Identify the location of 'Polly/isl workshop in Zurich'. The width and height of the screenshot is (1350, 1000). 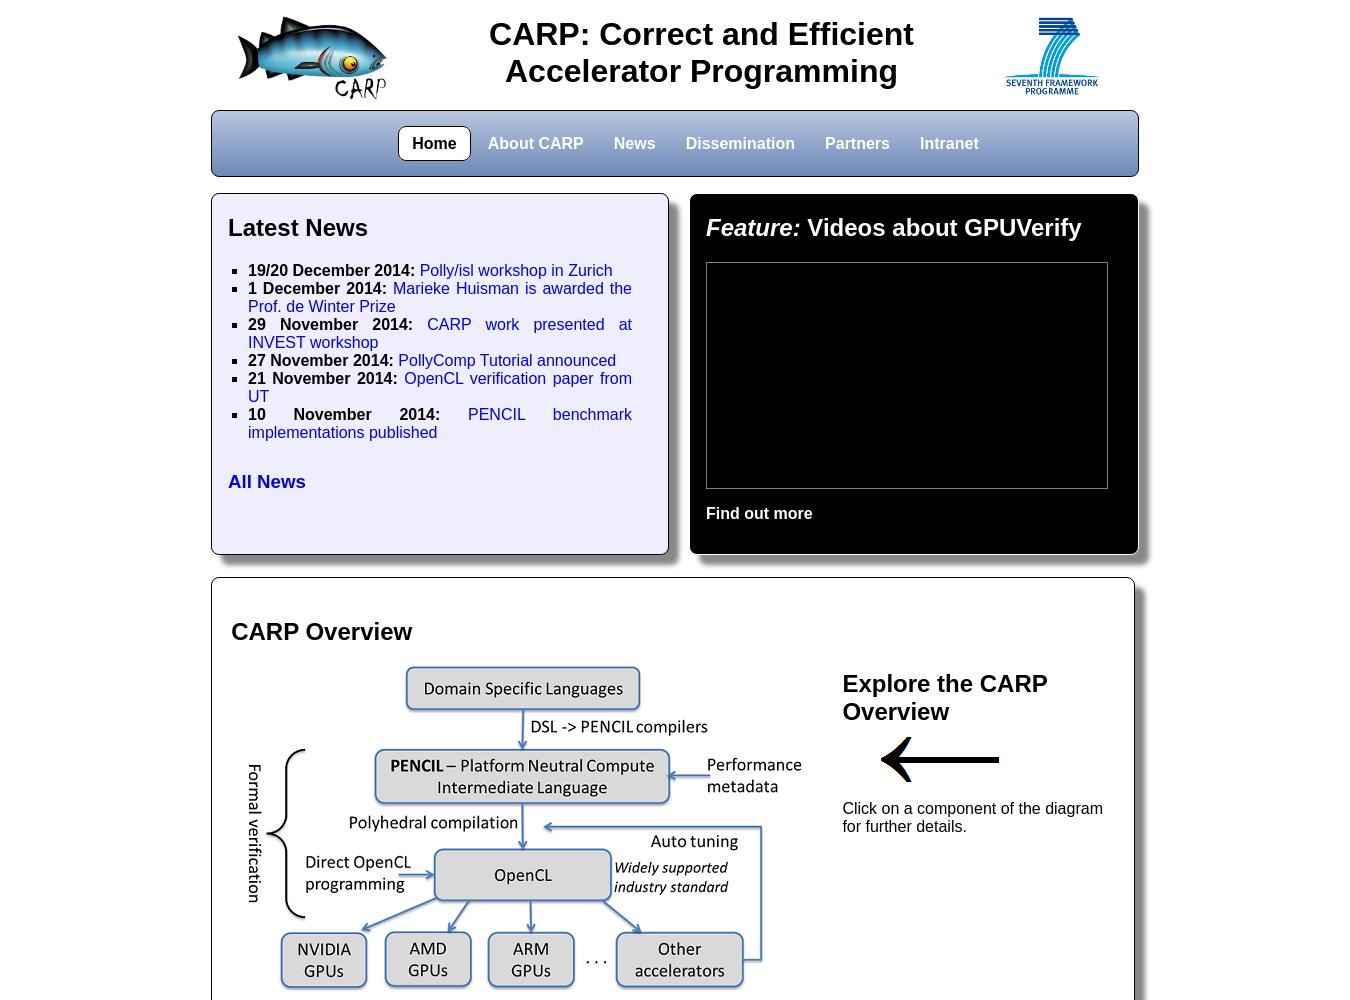
(514, 270).